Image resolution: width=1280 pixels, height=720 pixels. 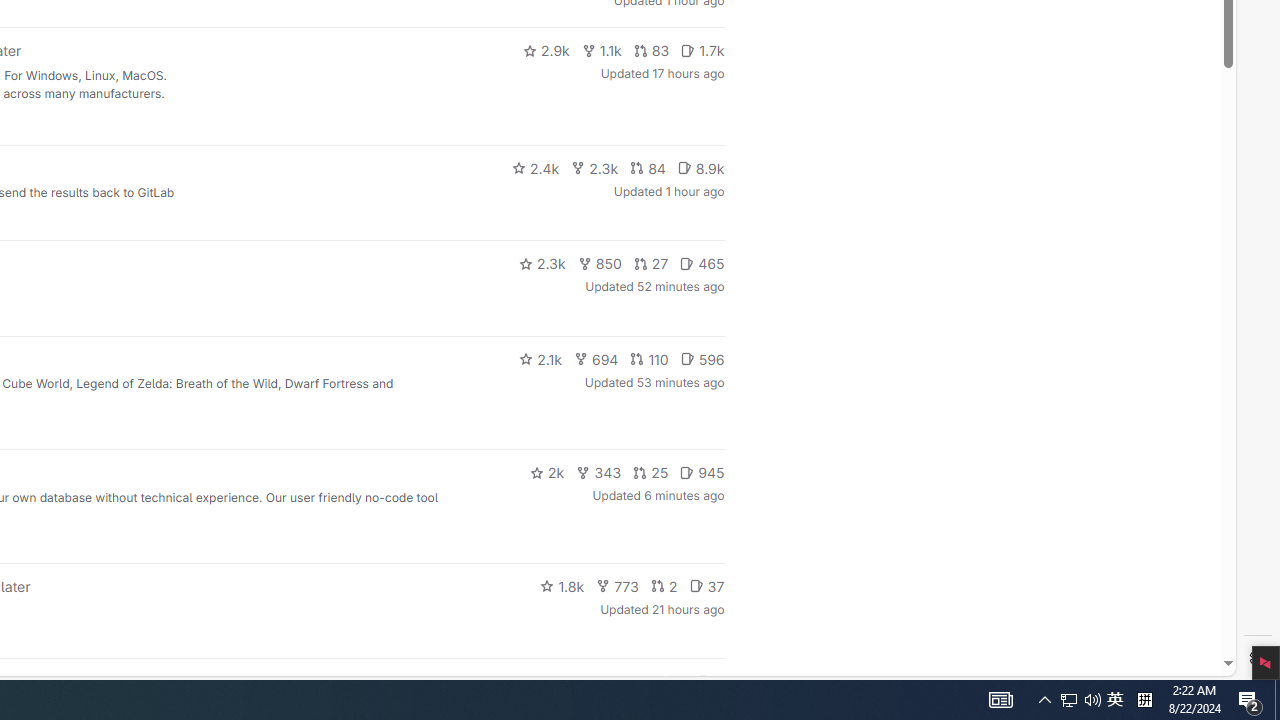 What do you see at coordinates (702, 473) in the screenshot?
I see `'945'` at bounding box center [702, 473].